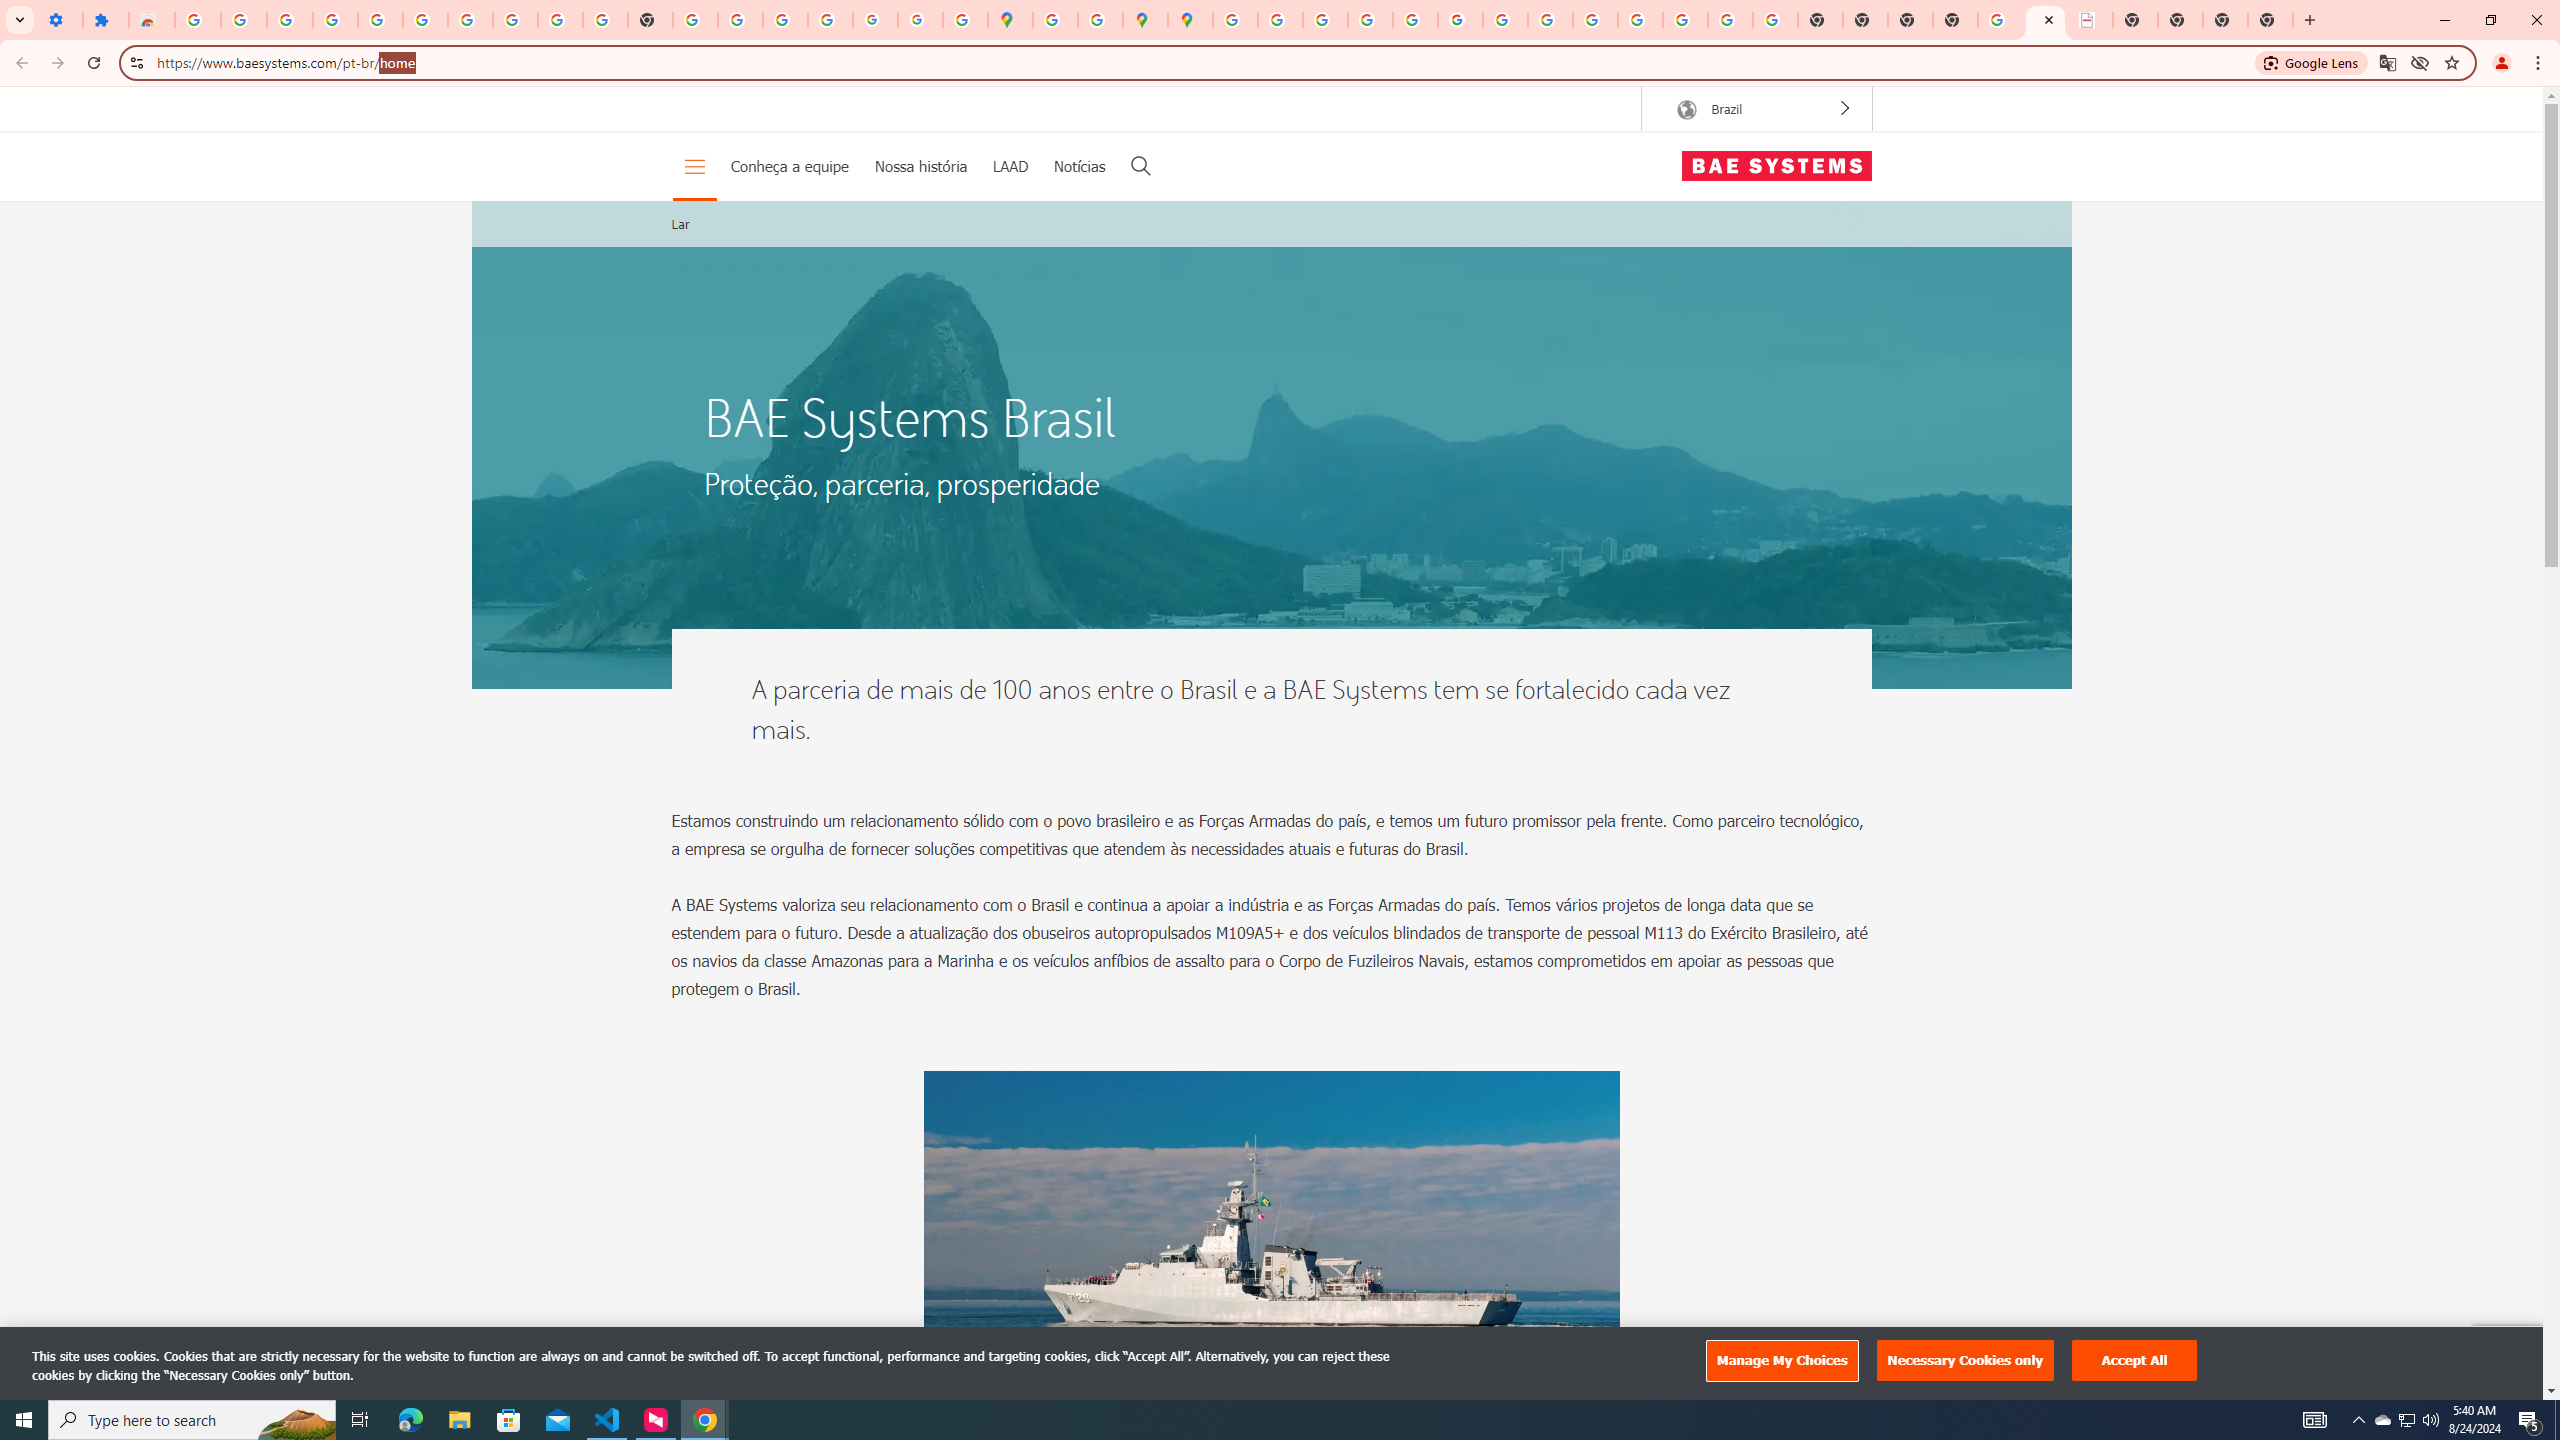 This screenshot has width=2560, height=1440. What do you see at coordinates (2090, 19) in the screenshot?
I see `'BAE Systems Brasil | BAE Systems'` at bounding box center [2090, 19].